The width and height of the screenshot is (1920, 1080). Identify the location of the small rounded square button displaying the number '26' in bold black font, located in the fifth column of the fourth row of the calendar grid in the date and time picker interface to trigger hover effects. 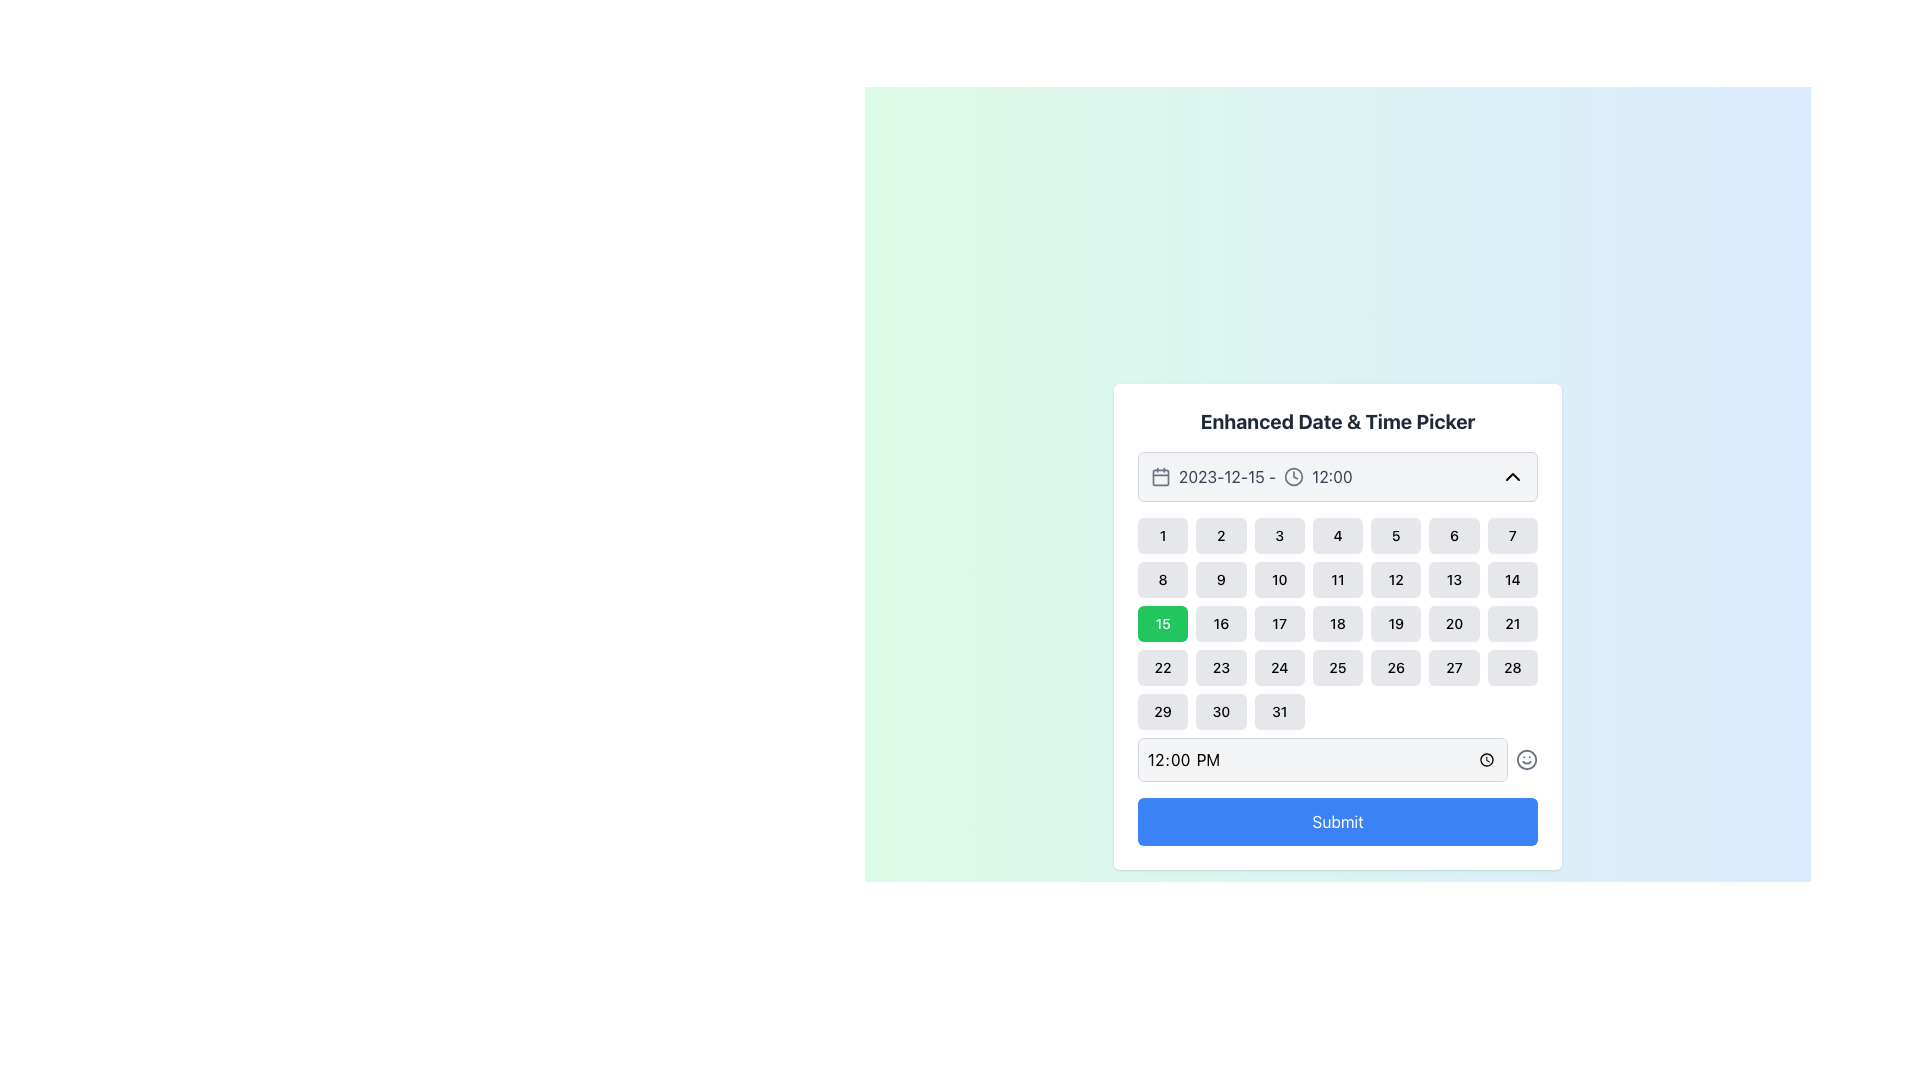
(1395, 667).